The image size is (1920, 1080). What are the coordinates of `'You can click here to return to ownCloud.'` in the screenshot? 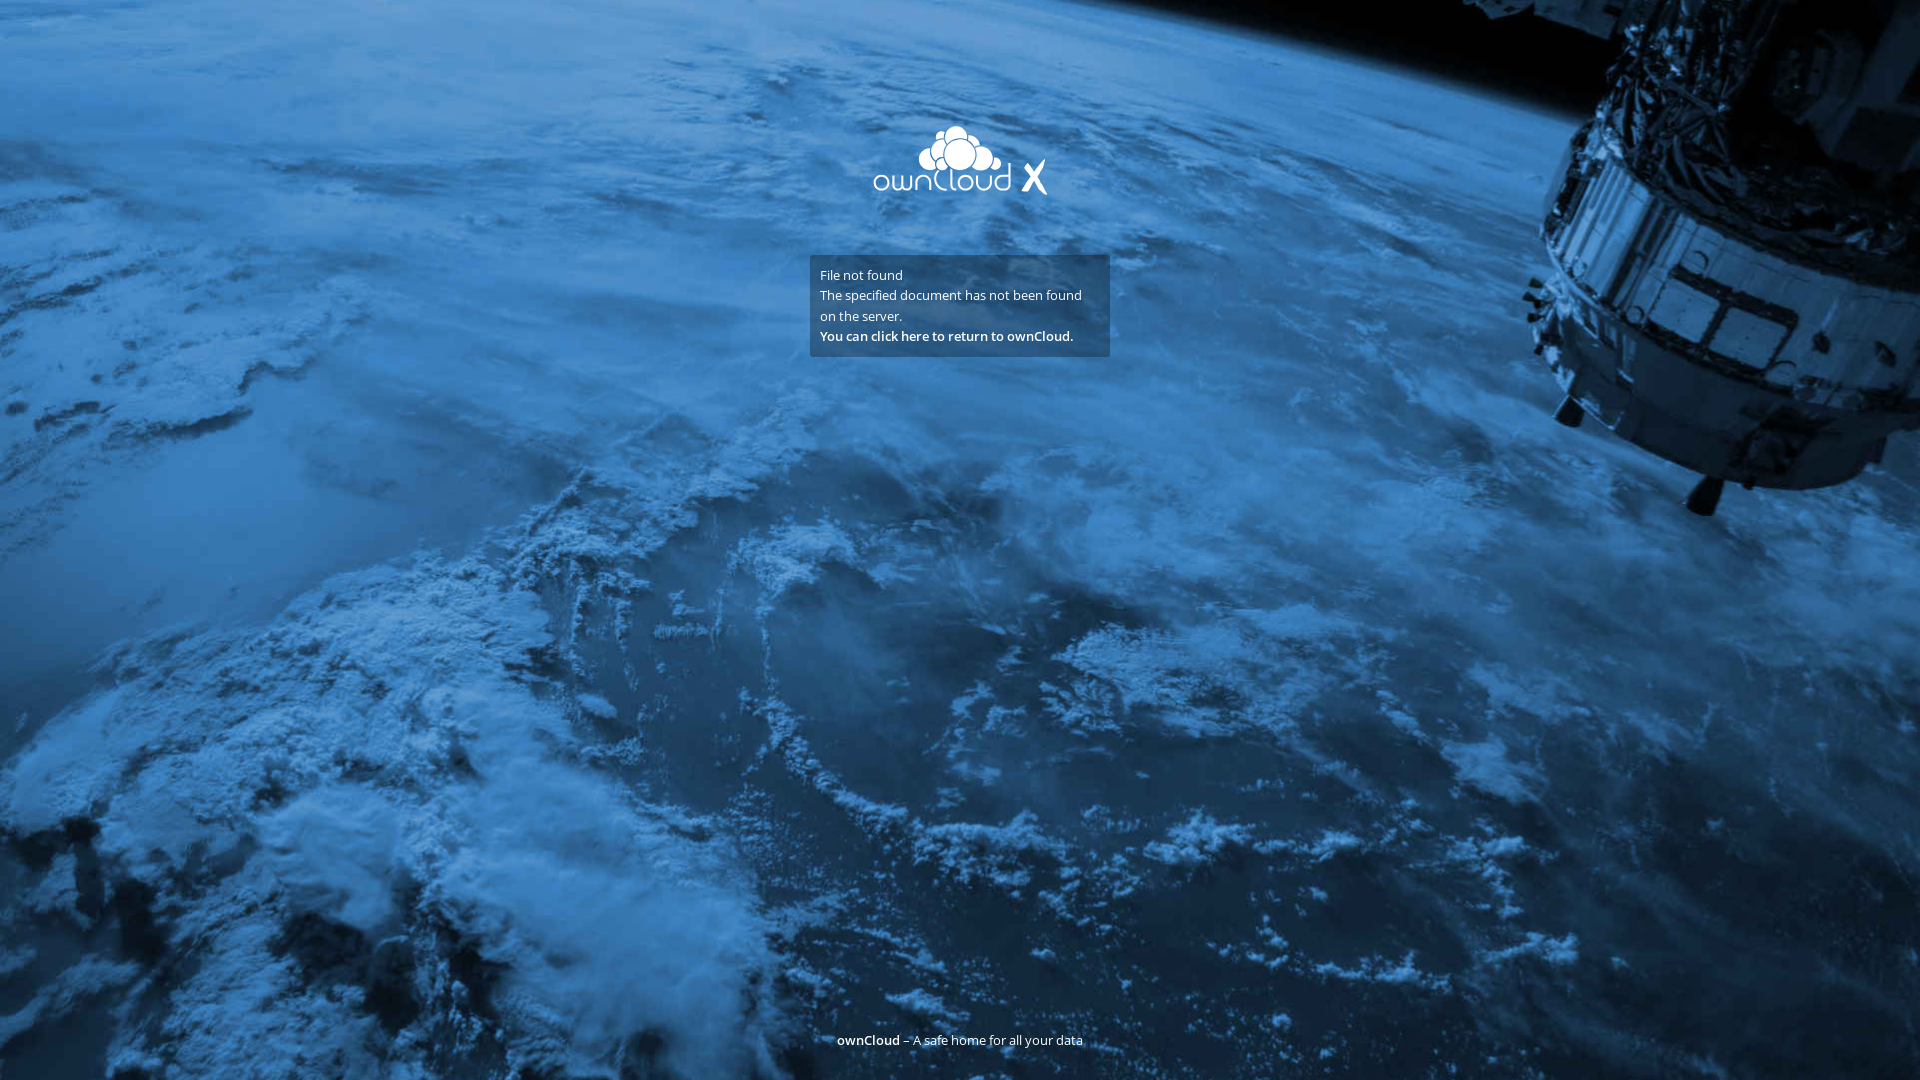 It's located at (945, 334).